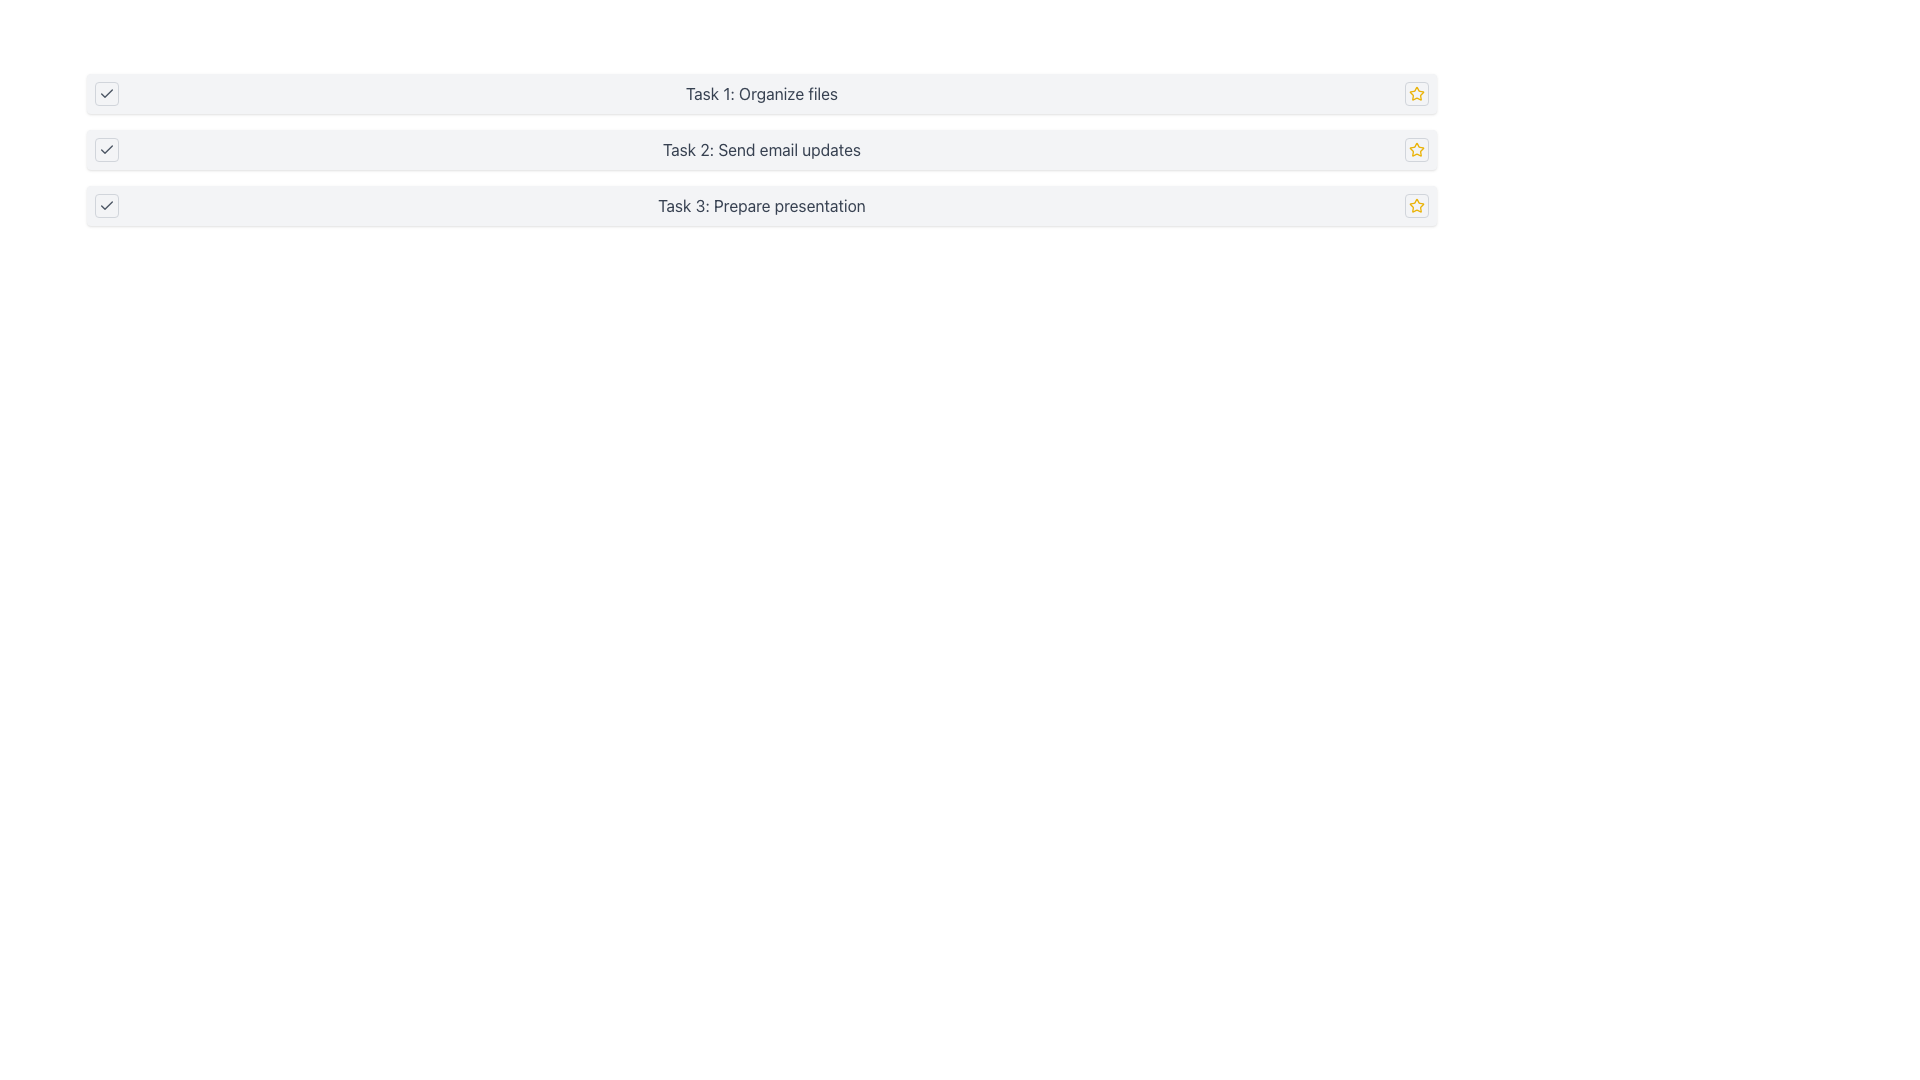 The image size is (1920, 1080). I want to click on the yellow star icon located in the rightmost clickable area of the third task line associated with 'Task 3: Prepare Presentation', so click(1415, 205).